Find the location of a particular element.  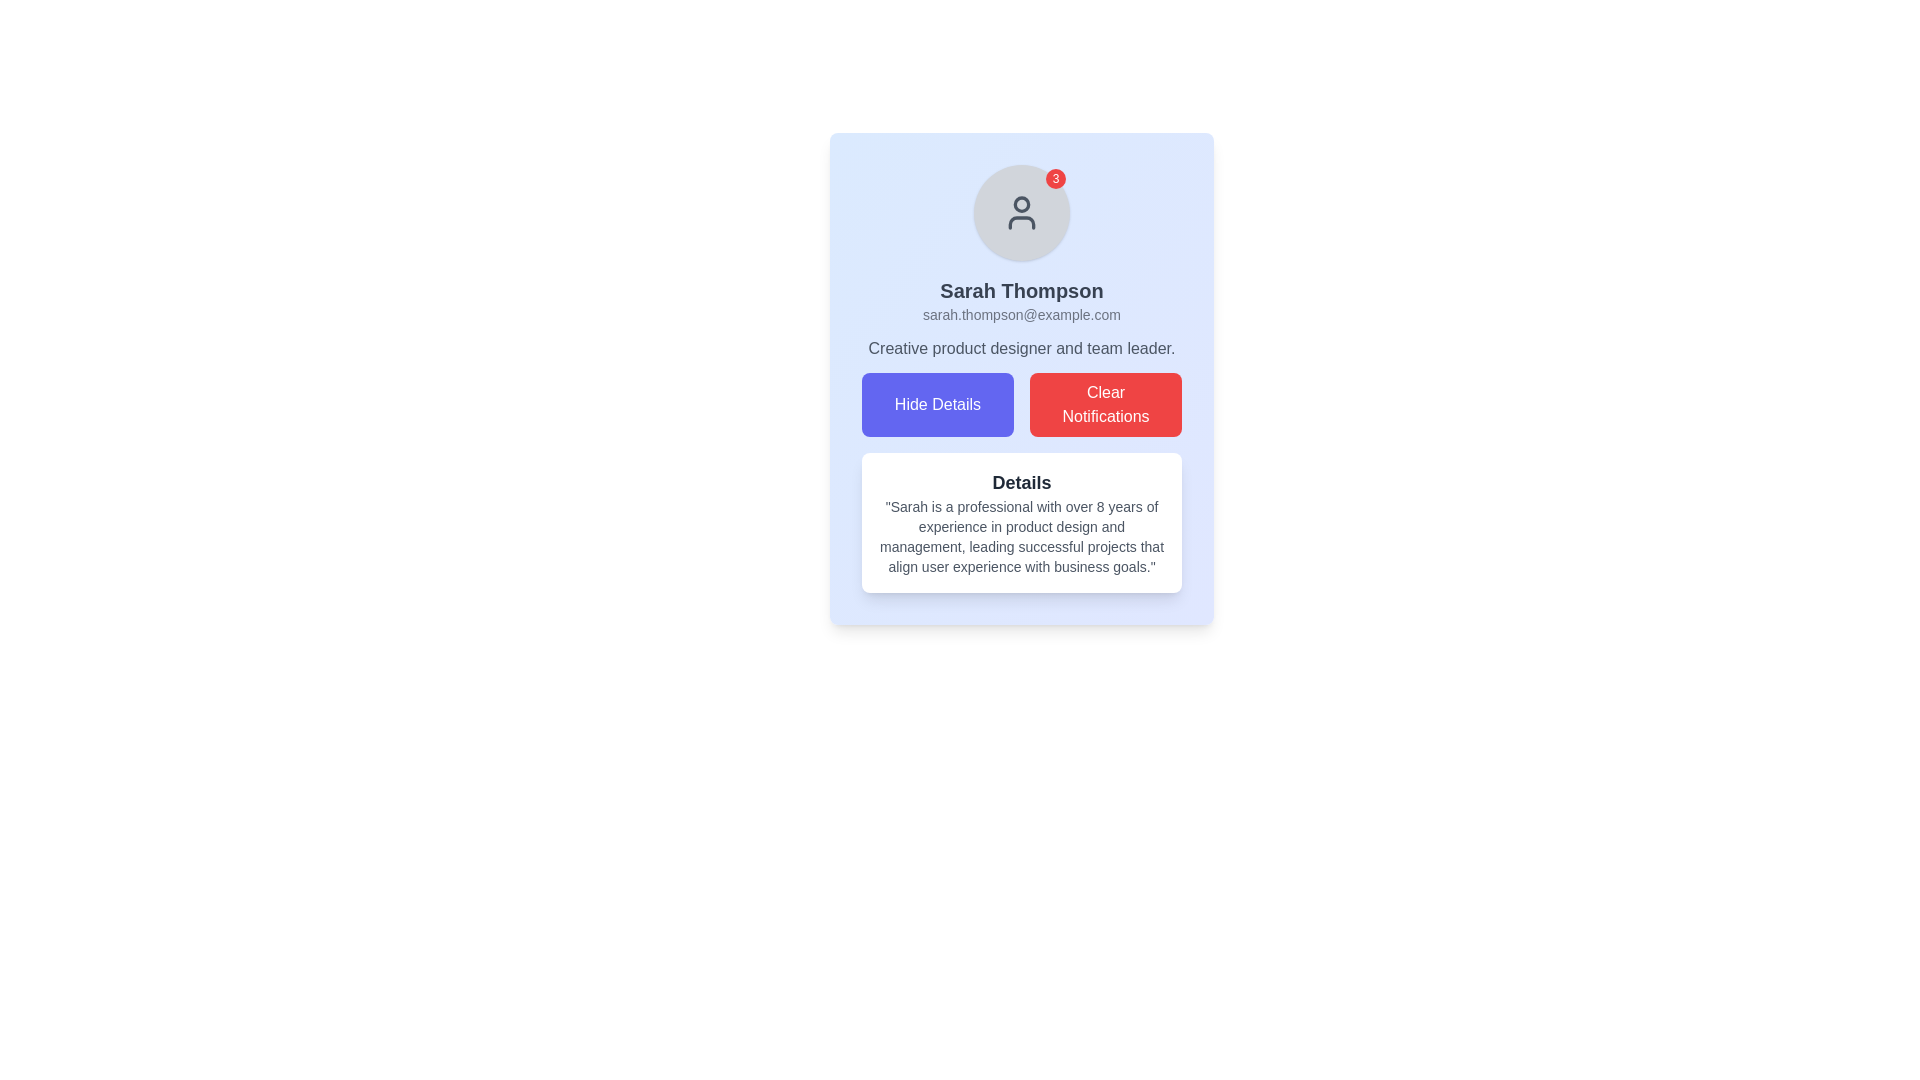

the Notification Badge located in the top-right corner of the avatar's bounding box on the profile card, which indicates new updates or messages is located at coordinates (1055, 177).